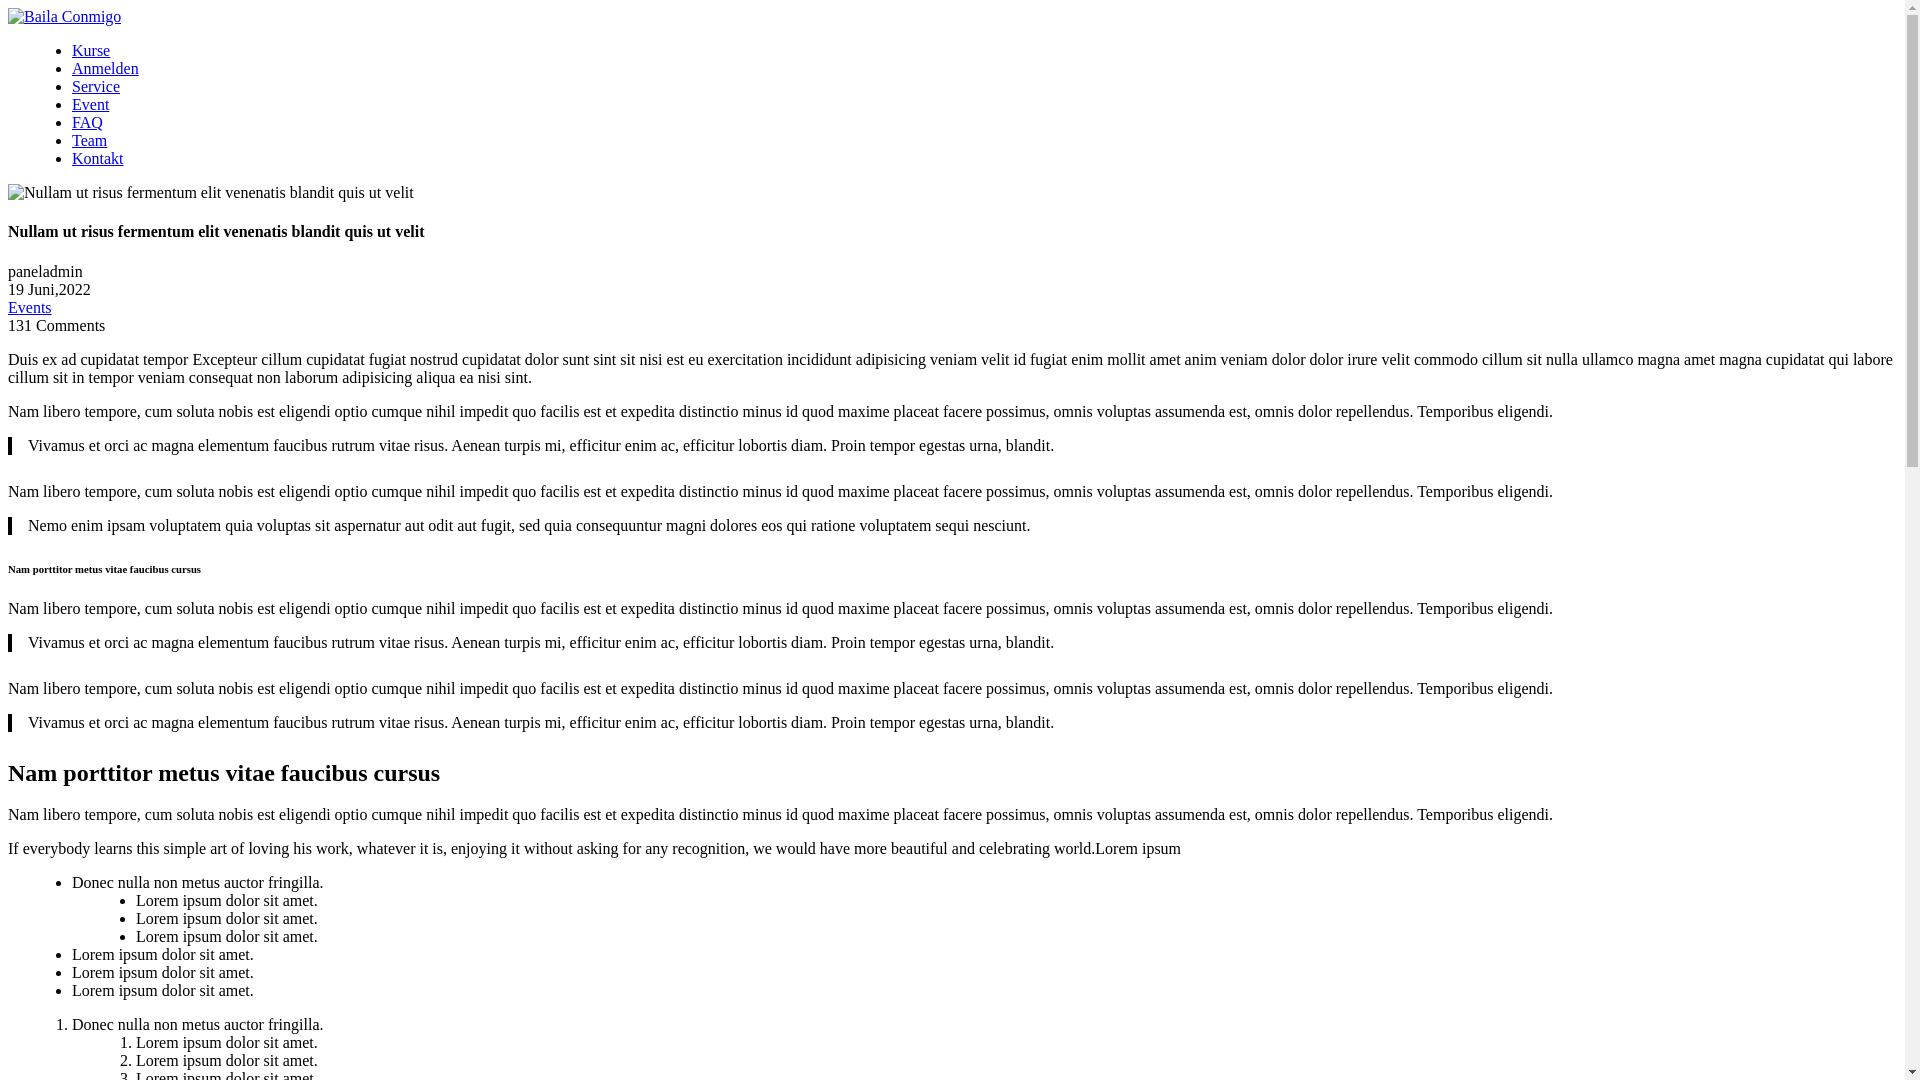  What do you see at coordinates (64, 16) in the screenshot?
I see `'Baila Conmigo'` at bounding box center [64, 16].